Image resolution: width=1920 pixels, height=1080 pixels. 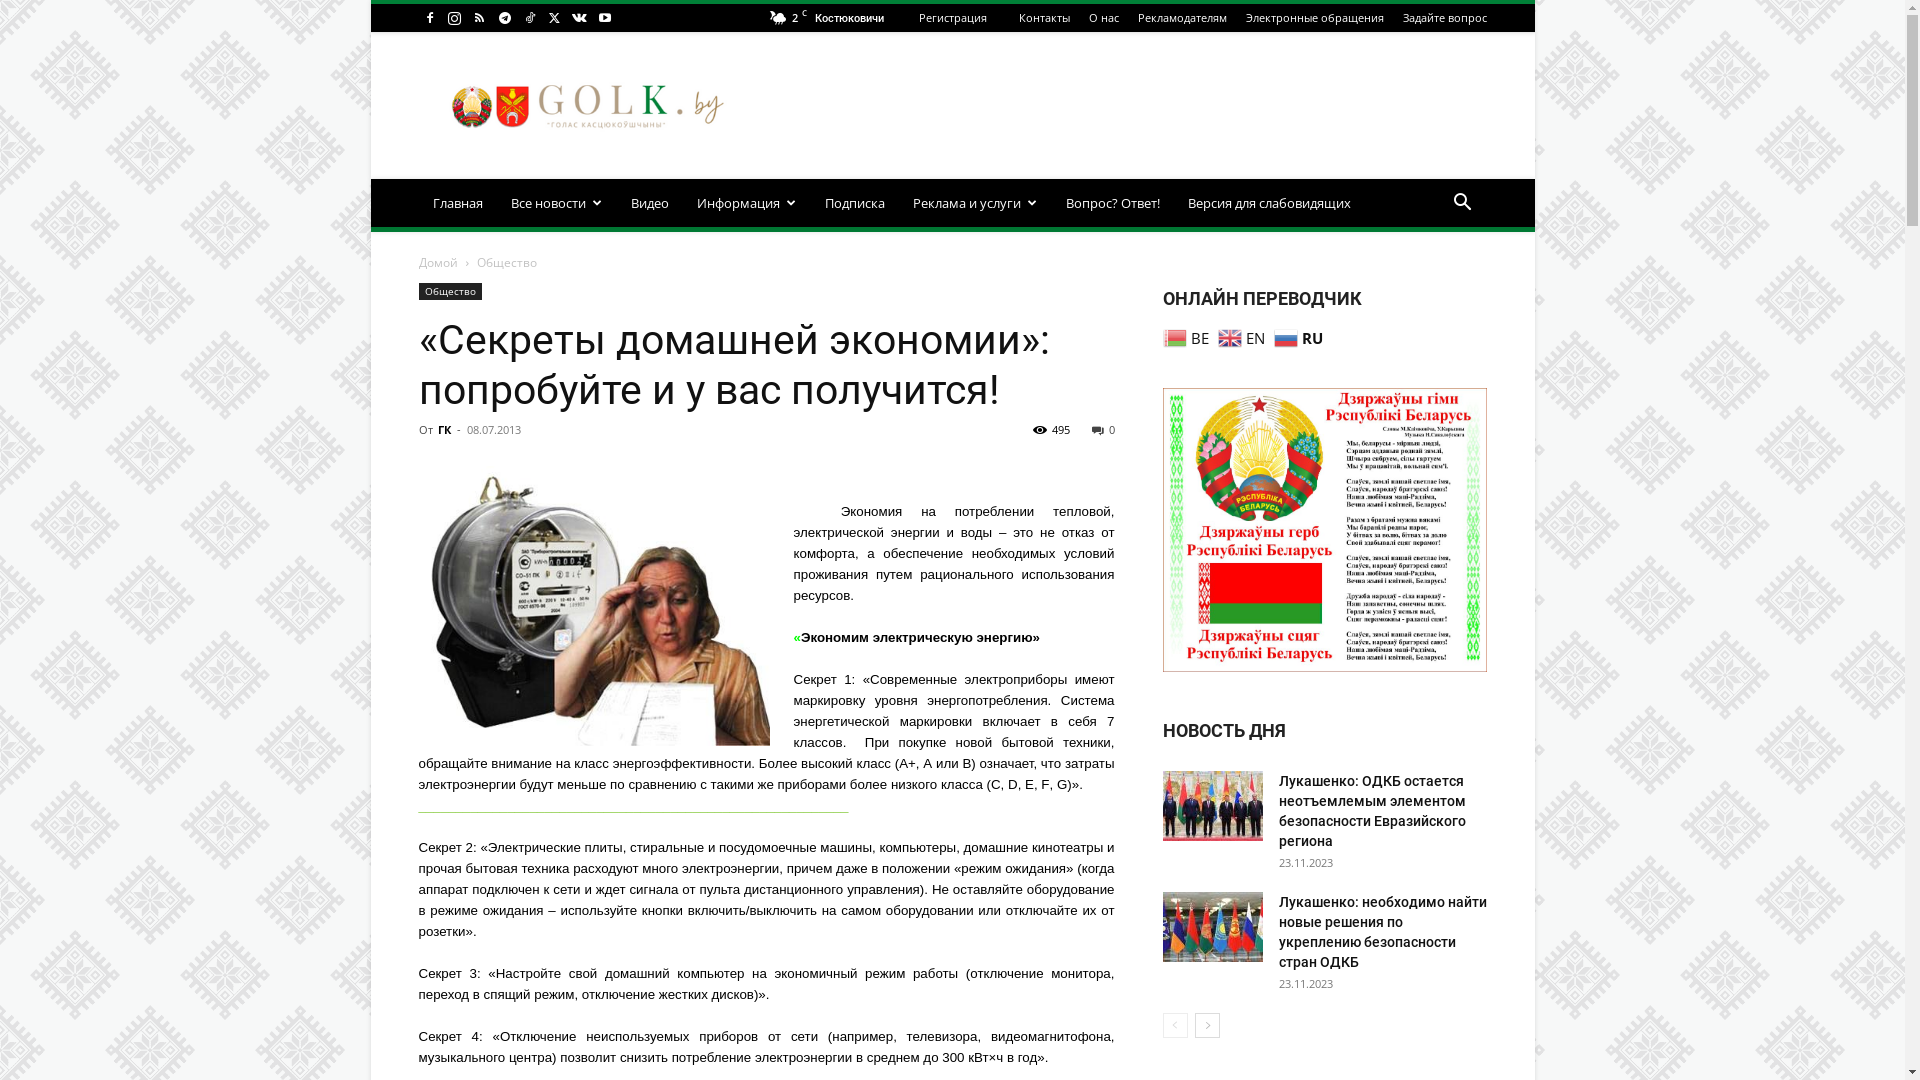 I want to click on 'Telegram', so click(x=504, y=17).